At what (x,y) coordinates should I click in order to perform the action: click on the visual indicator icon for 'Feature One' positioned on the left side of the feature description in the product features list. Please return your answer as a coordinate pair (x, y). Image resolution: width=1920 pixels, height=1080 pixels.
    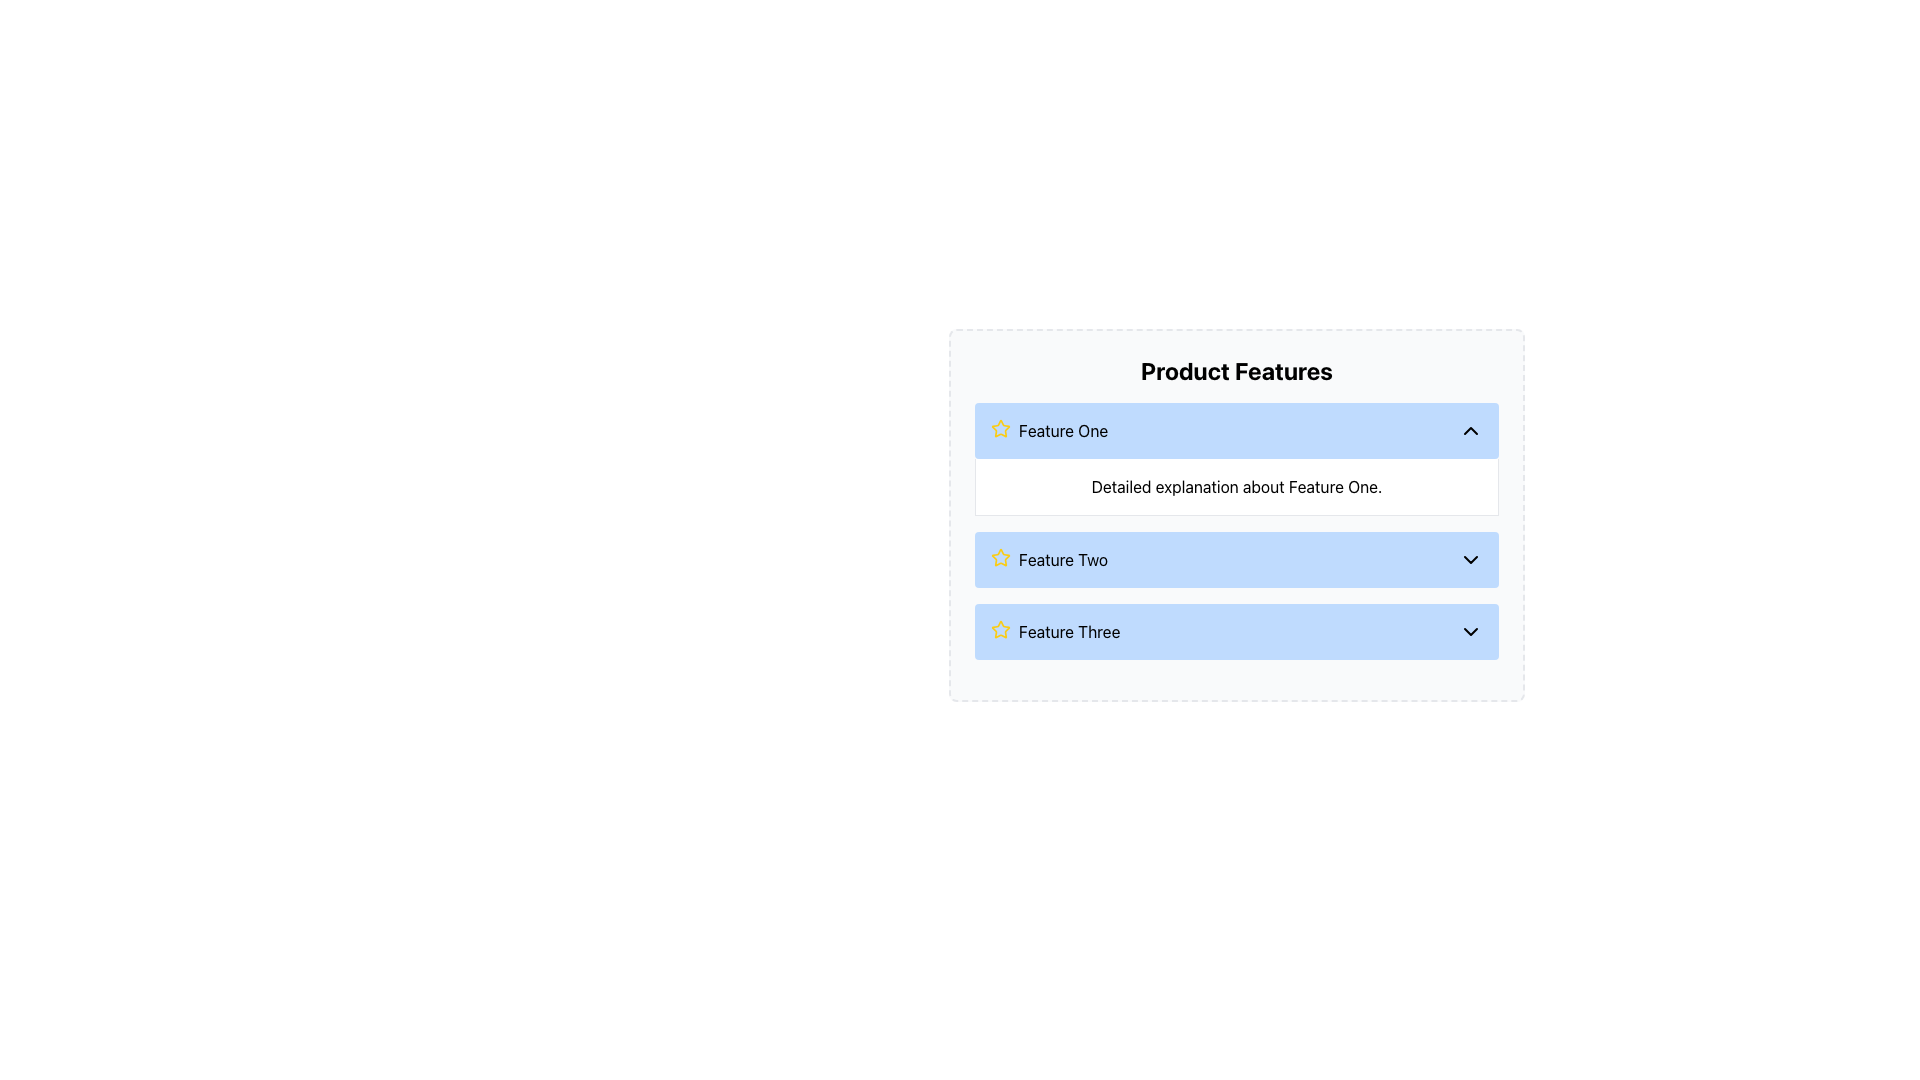
    Looking at the image, I should click on (1001, 427).